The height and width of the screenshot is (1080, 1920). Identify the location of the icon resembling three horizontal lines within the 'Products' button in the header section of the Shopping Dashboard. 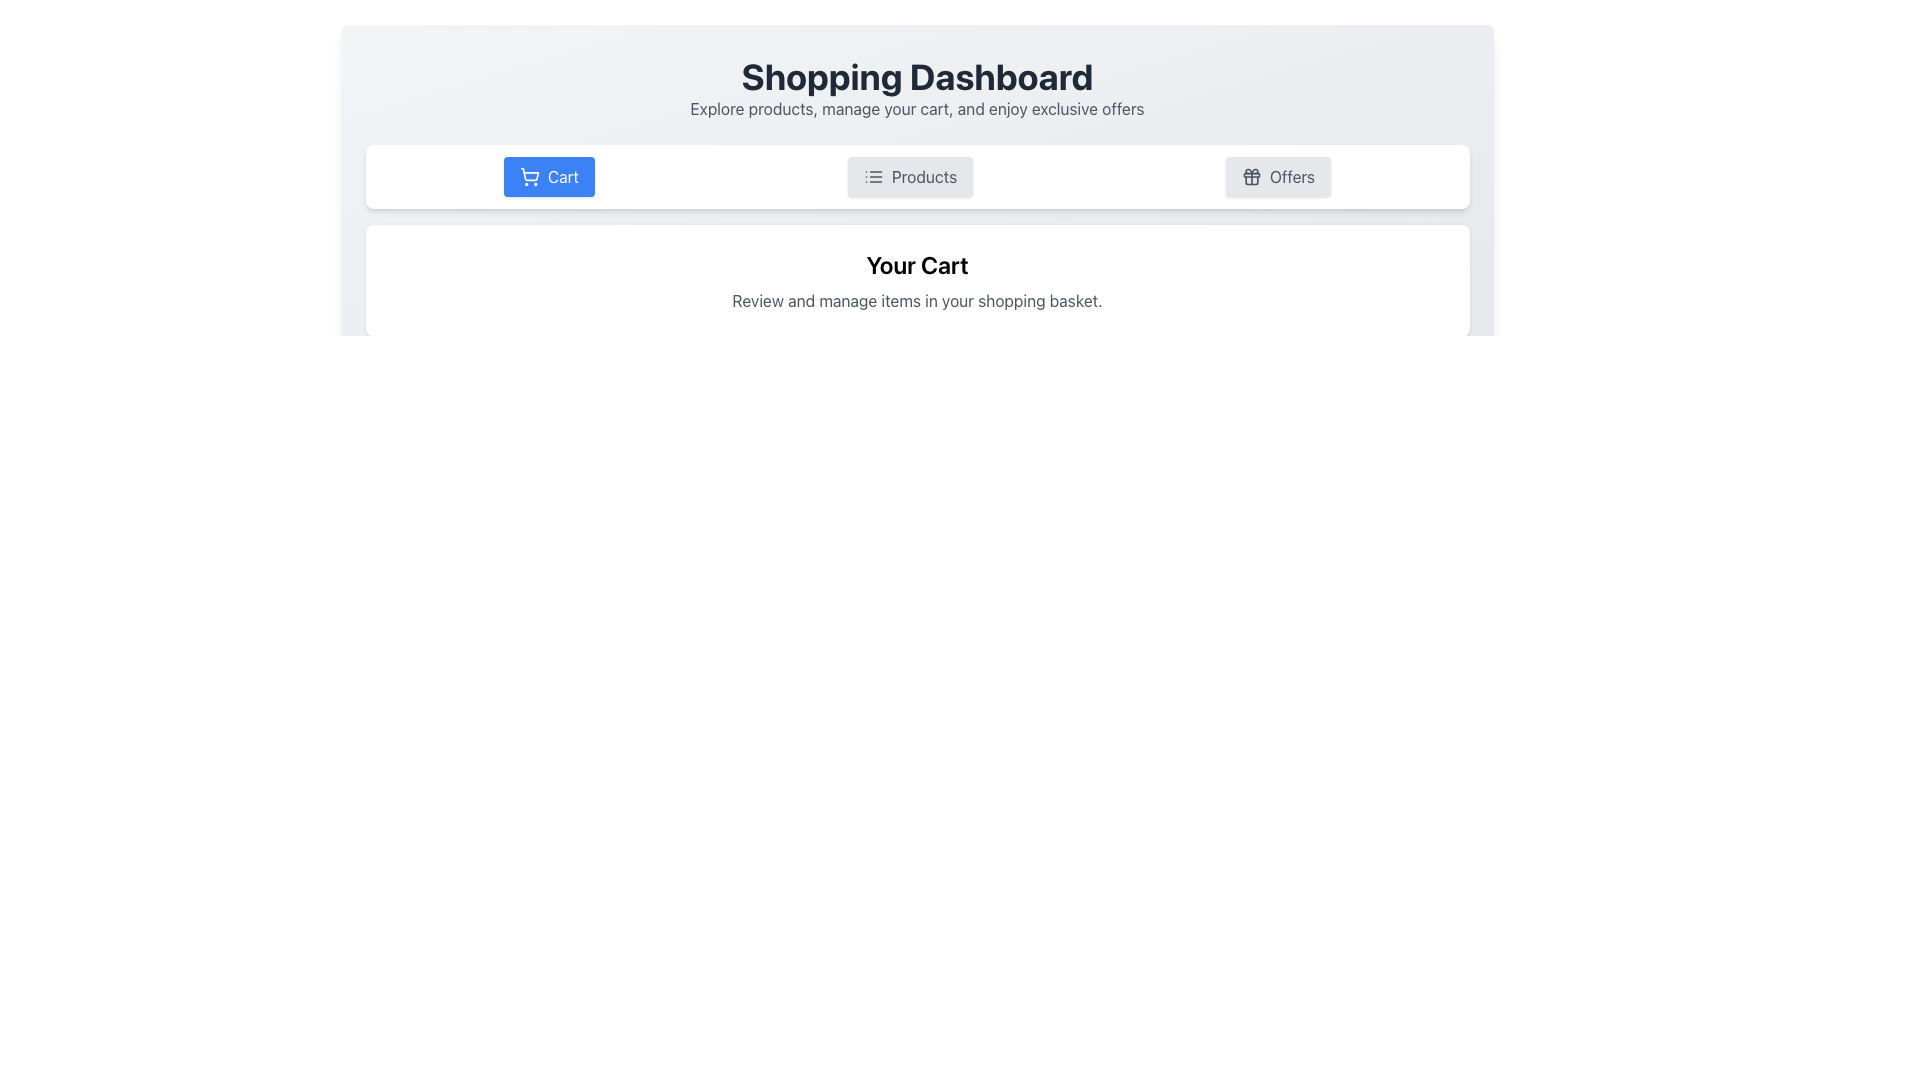
(873, 176).